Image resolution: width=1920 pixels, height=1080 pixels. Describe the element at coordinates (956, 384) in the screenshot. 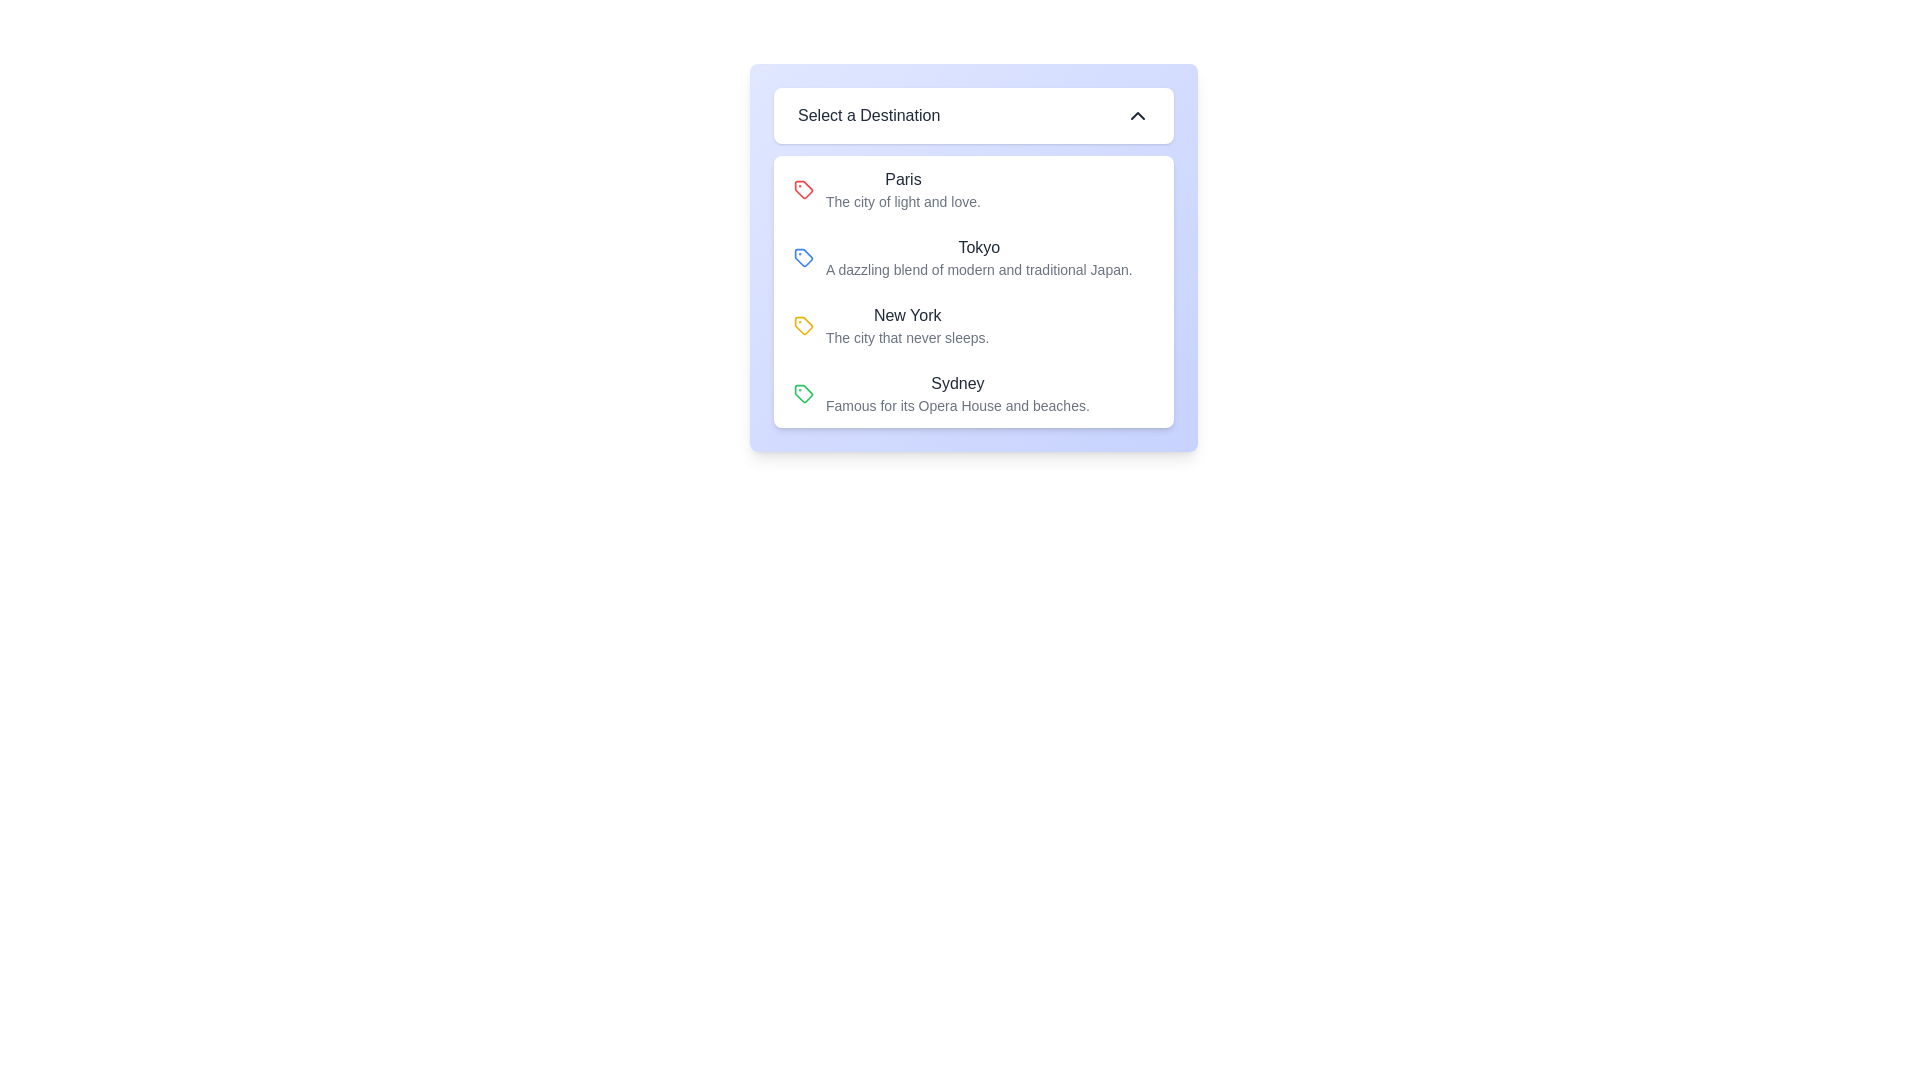

I see `the static text label displaying 'Sydney' which is the fourth entry in a list of destination options` at that location.